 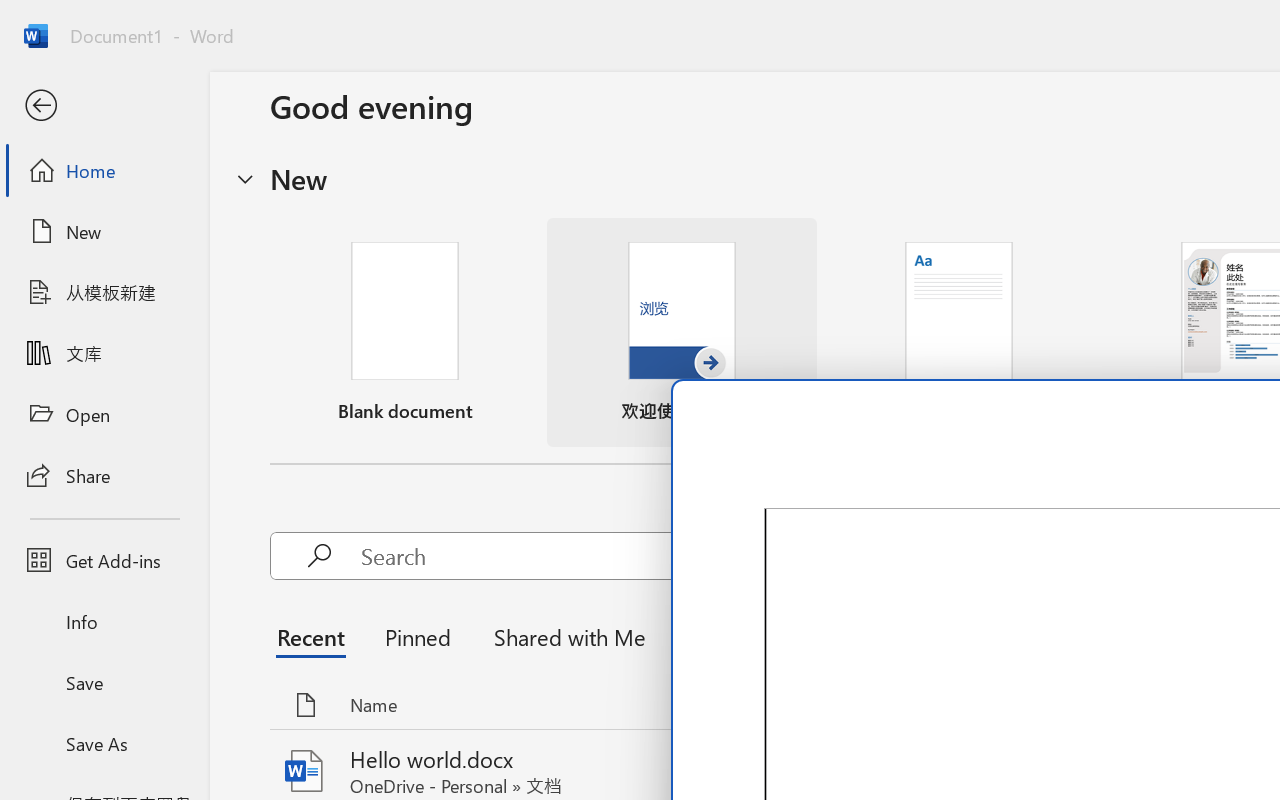 What do you see at coordinates (103, 560) in the screenshot?
I see `'Get Add-ins'` at bounding box center [103, 560].